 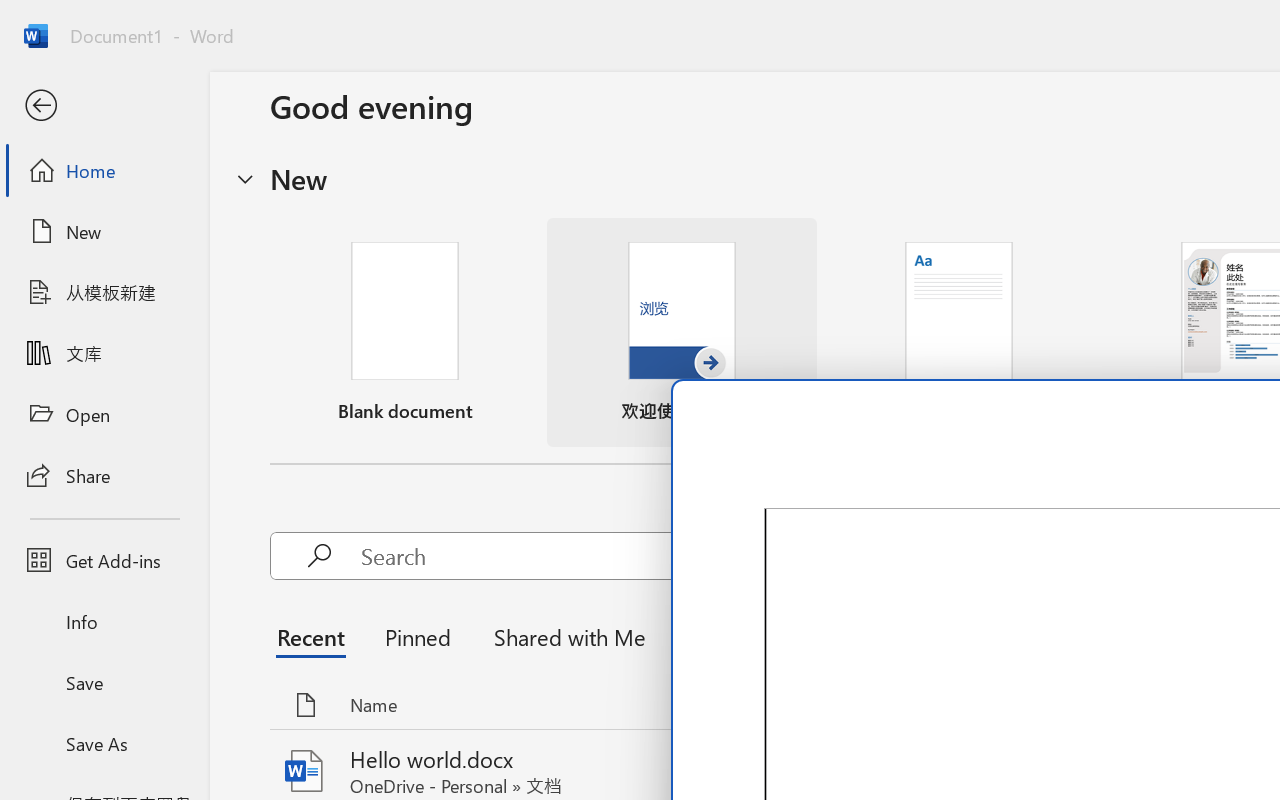 What do you see at coordinates (103, 560) in the screenshot?
I see `'Get Add-ins'` at bounding box center [103, 560].